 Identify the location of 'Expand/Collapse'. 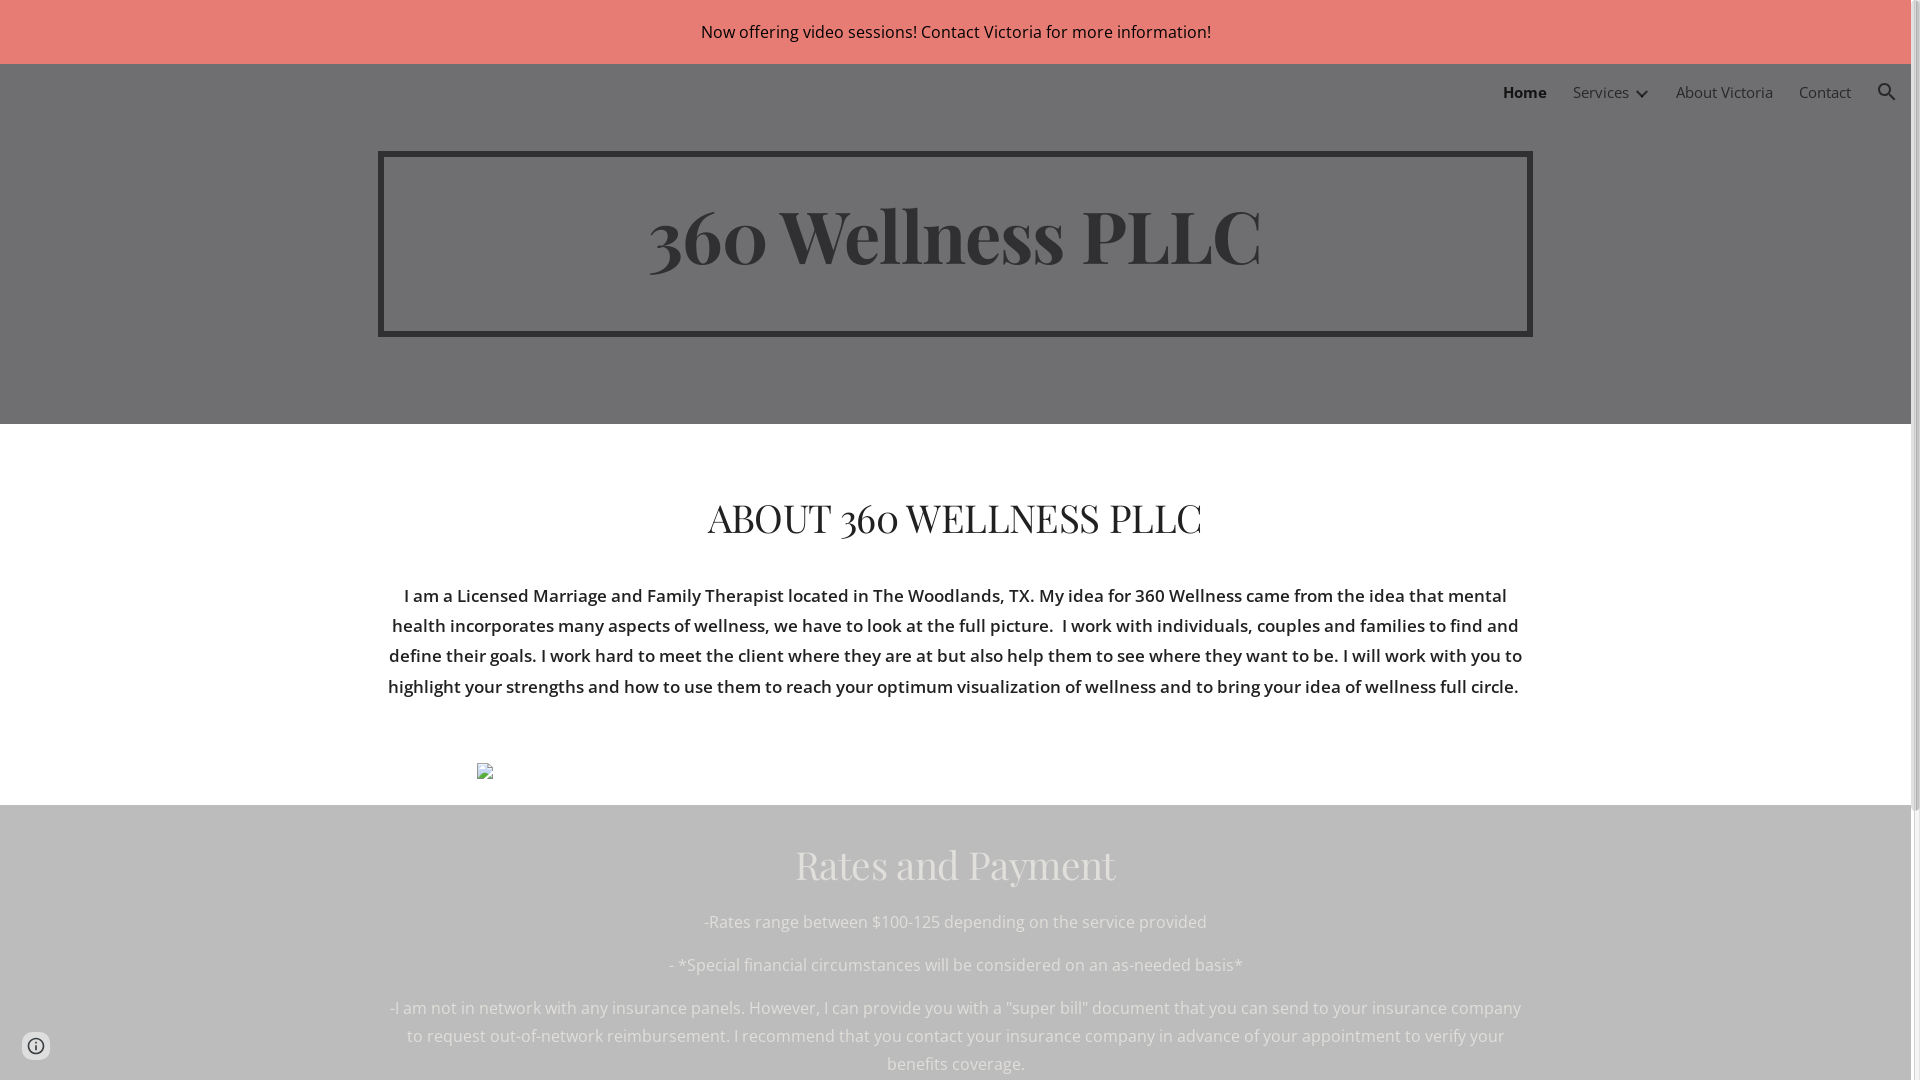
(1641, 92).